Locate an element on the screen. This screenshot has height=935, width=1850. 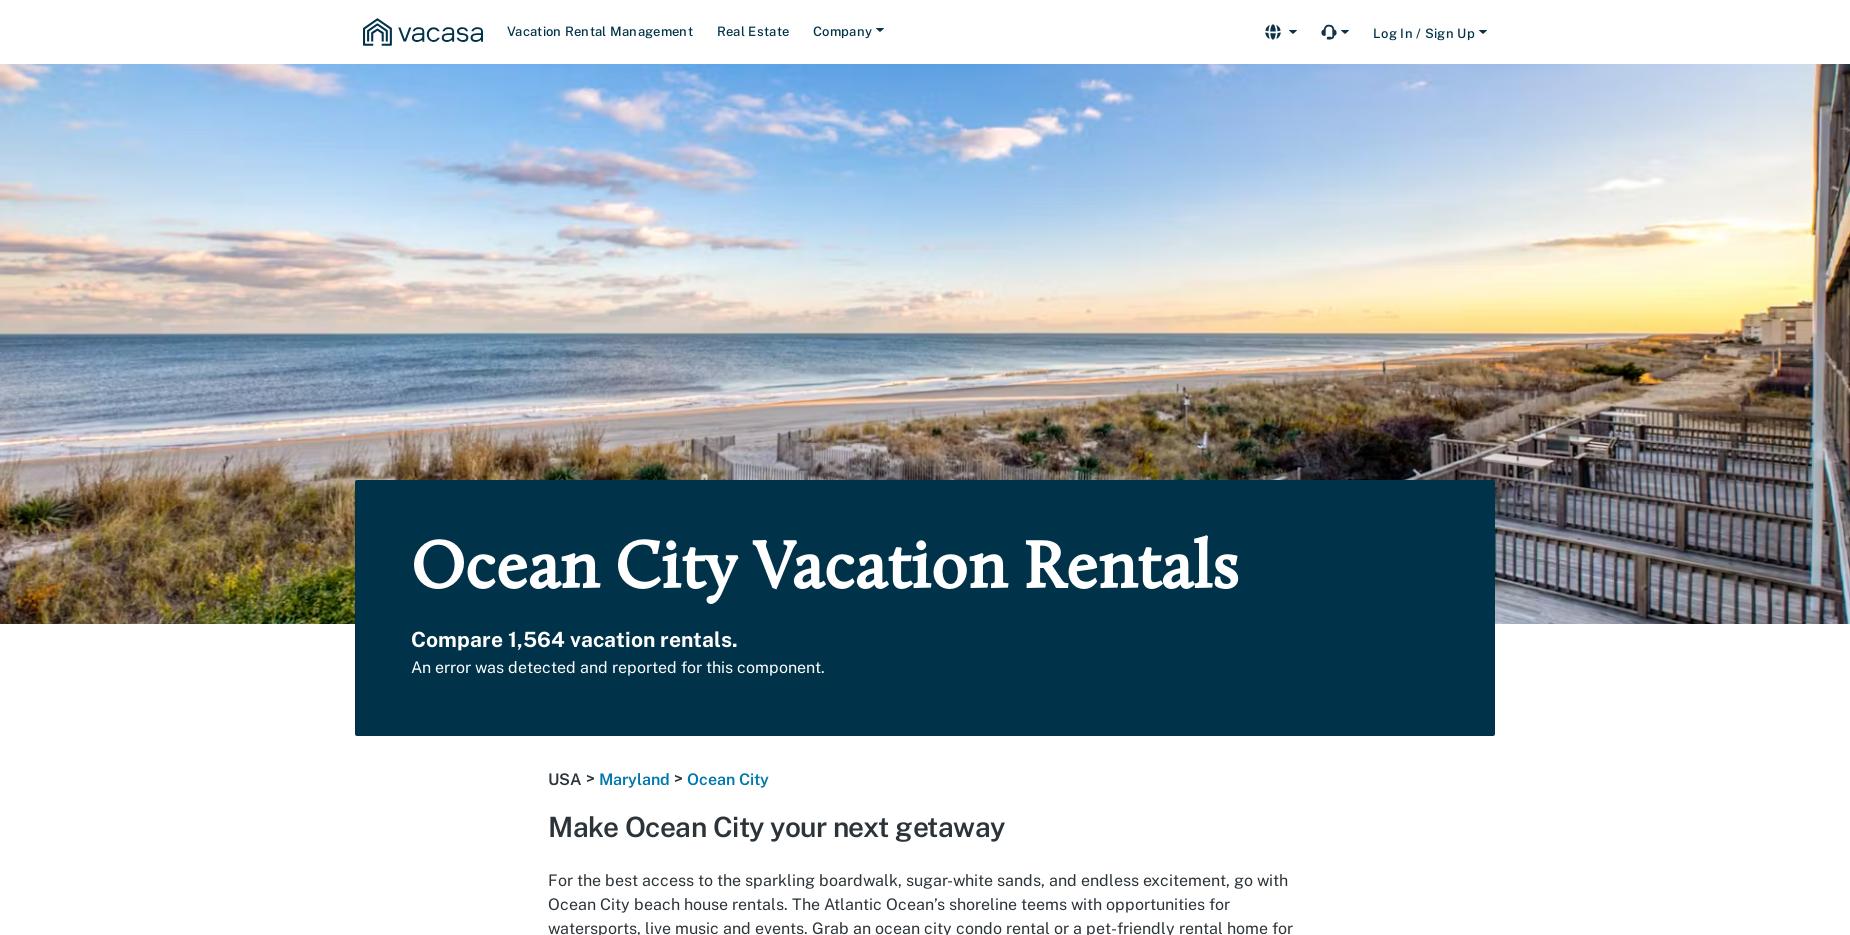
'Maryland' is located at coordinates (634, 778).